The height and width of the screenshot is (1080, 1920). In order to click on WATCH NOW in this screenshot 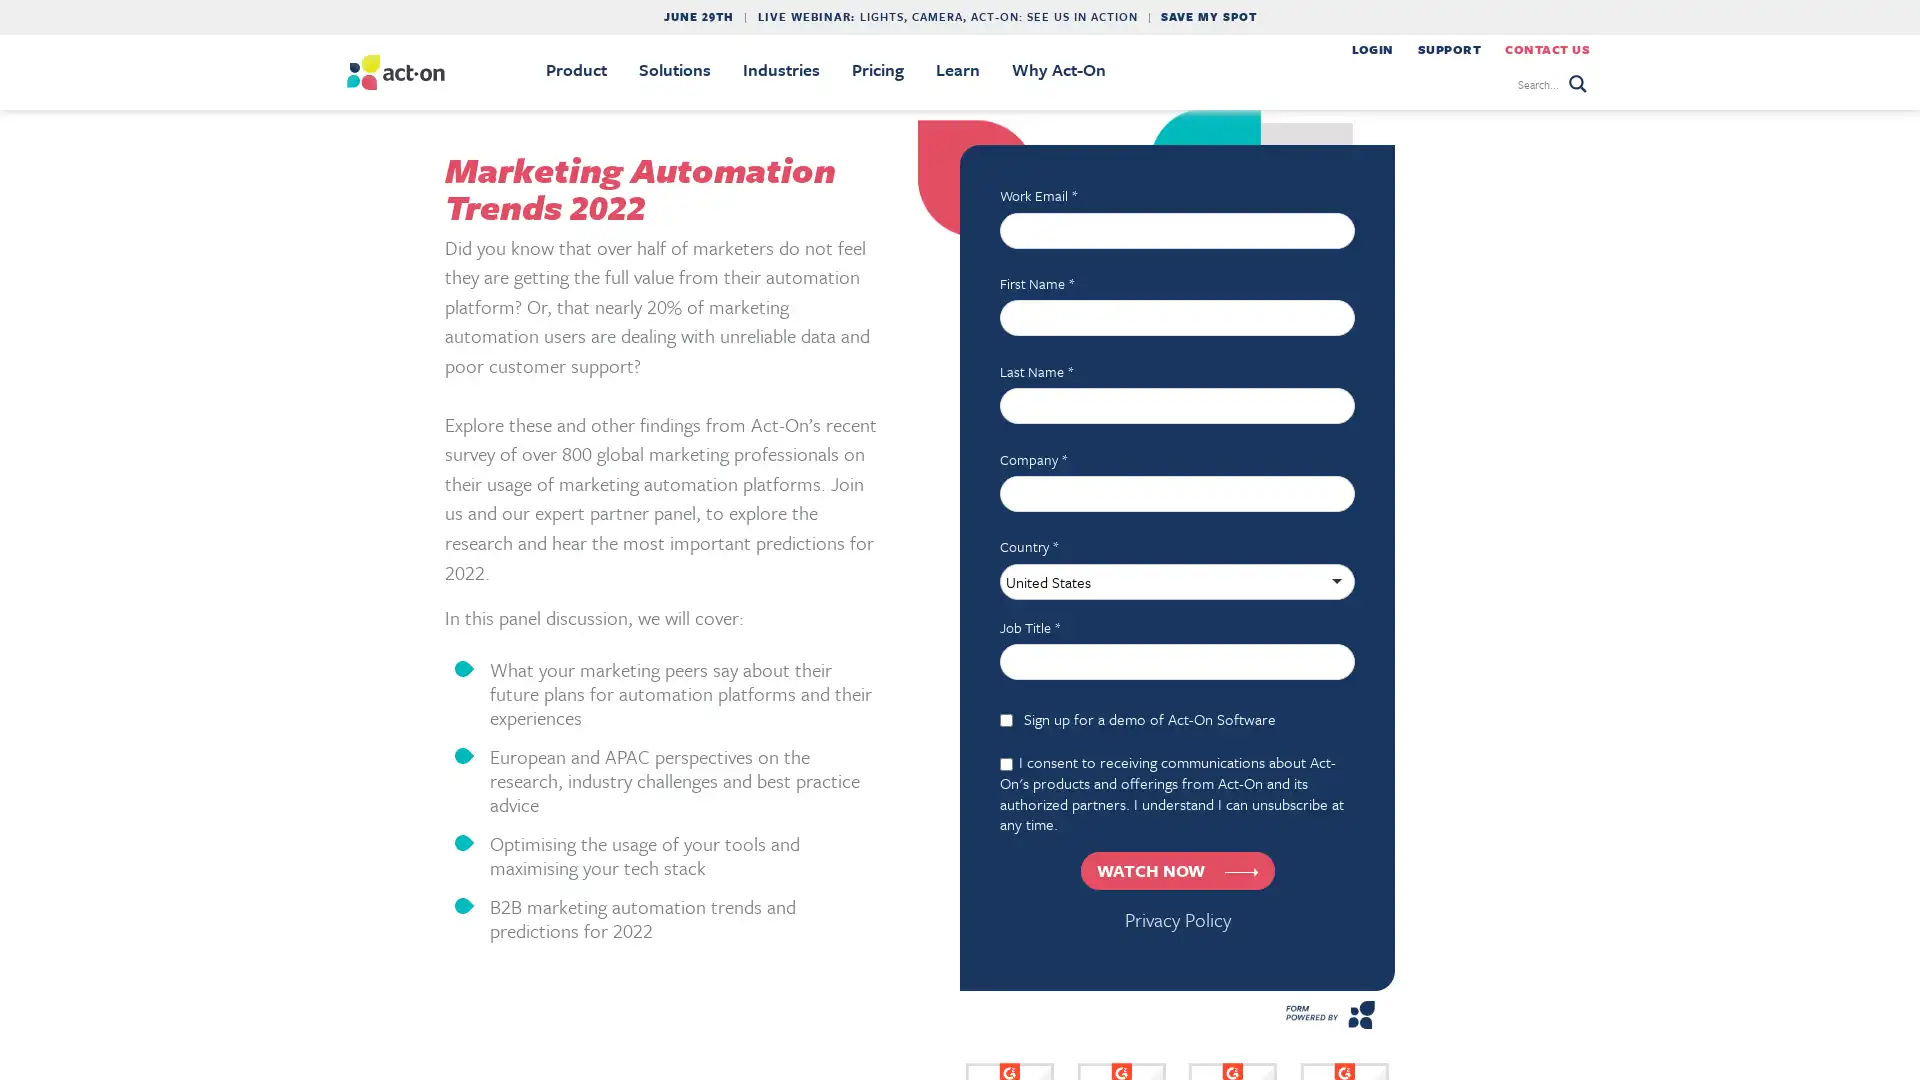, I will do `click(1176, 869)`.